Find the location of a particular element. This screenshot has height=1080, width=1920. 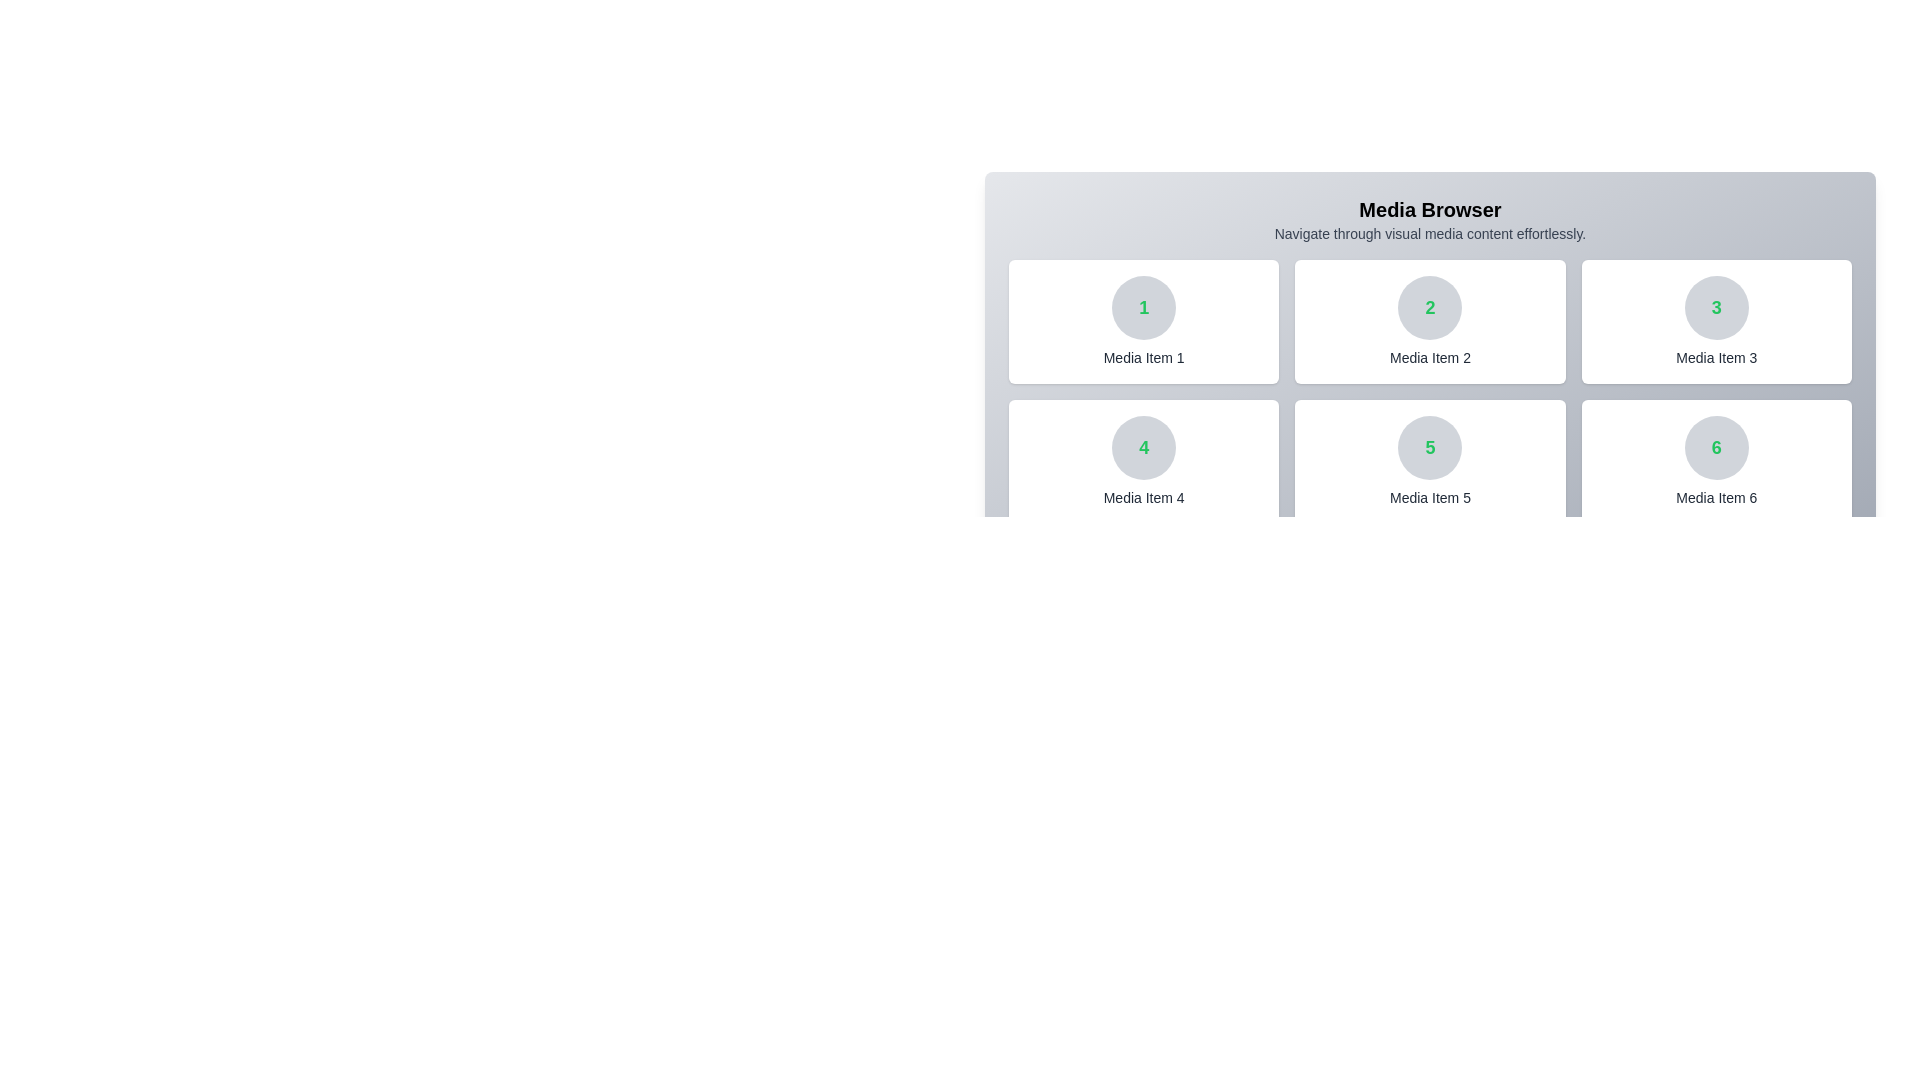

the Media Item Button located in the middle of the first row of the grid layout in the media browser interface is located at coordinates (1429, 331).